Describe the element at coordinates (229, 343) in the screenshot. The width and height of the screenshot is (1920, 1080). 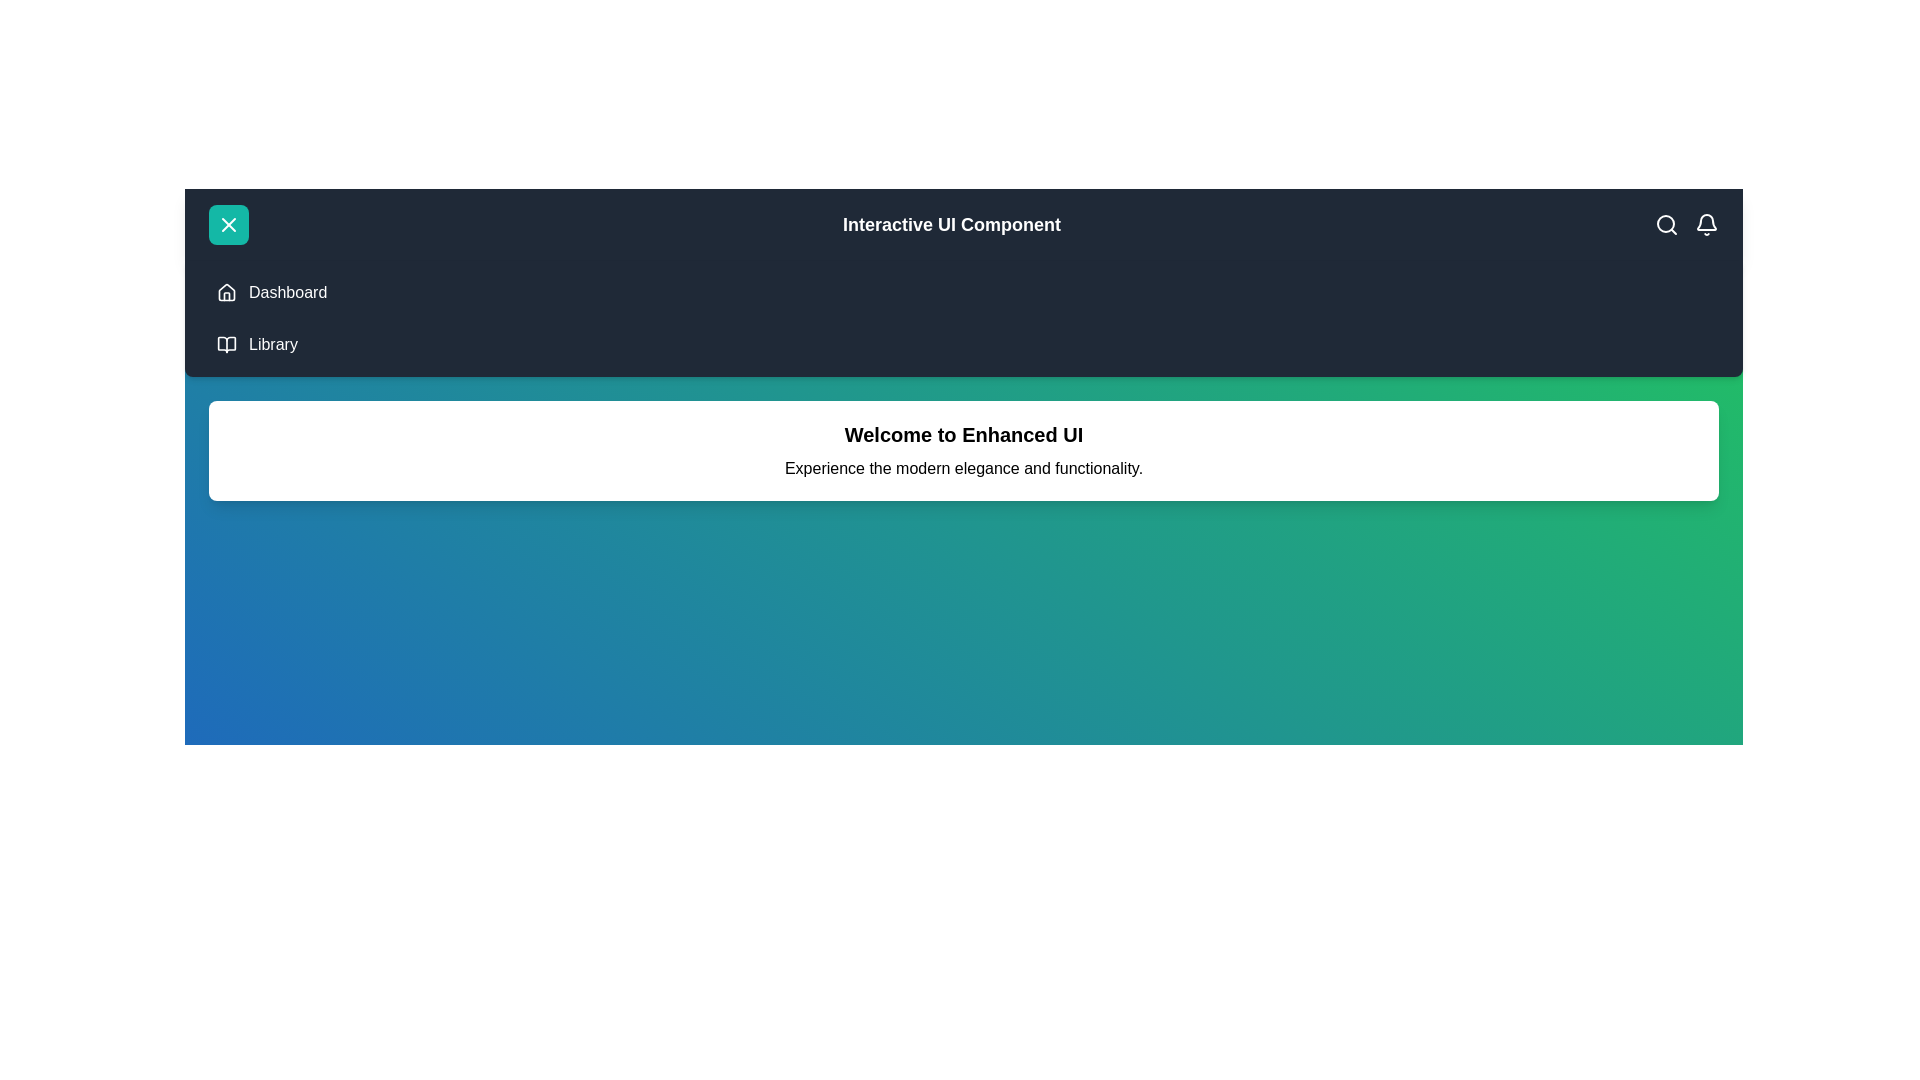
I see `the Library menu item to navigate to the Library section` at that location.